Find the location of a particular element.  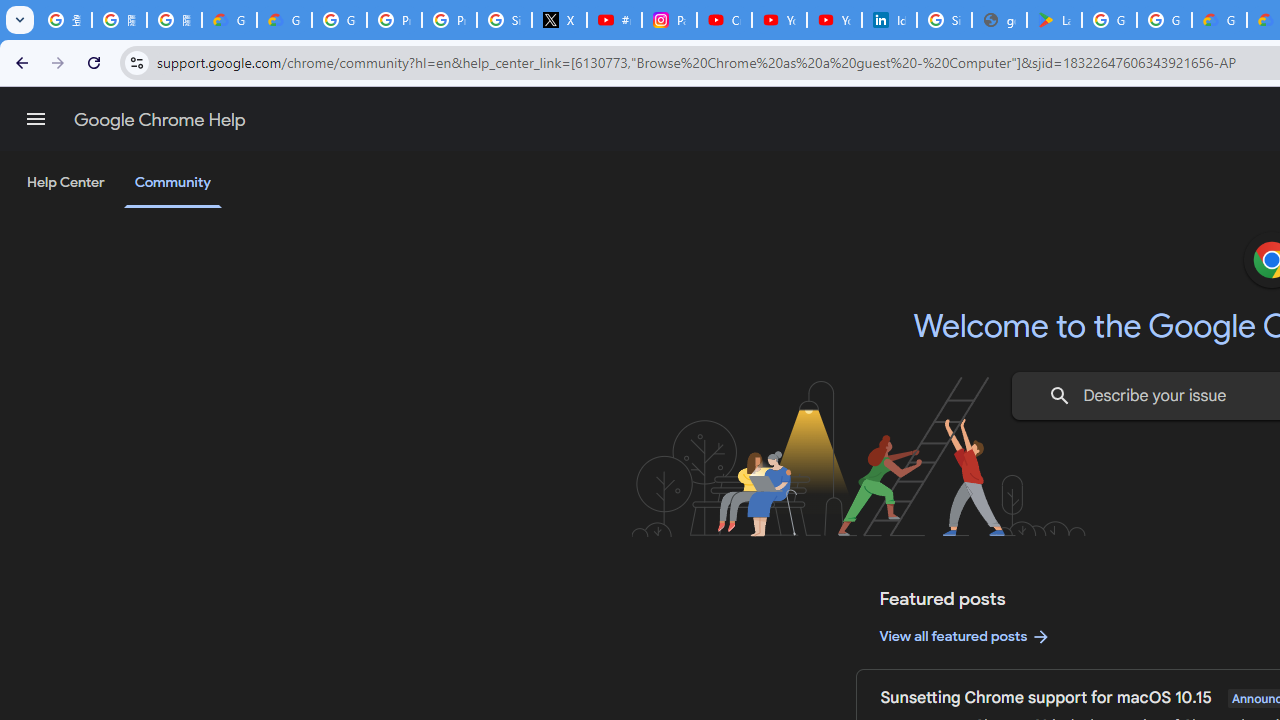

'Main menu' is located at coordinates (35, 119).